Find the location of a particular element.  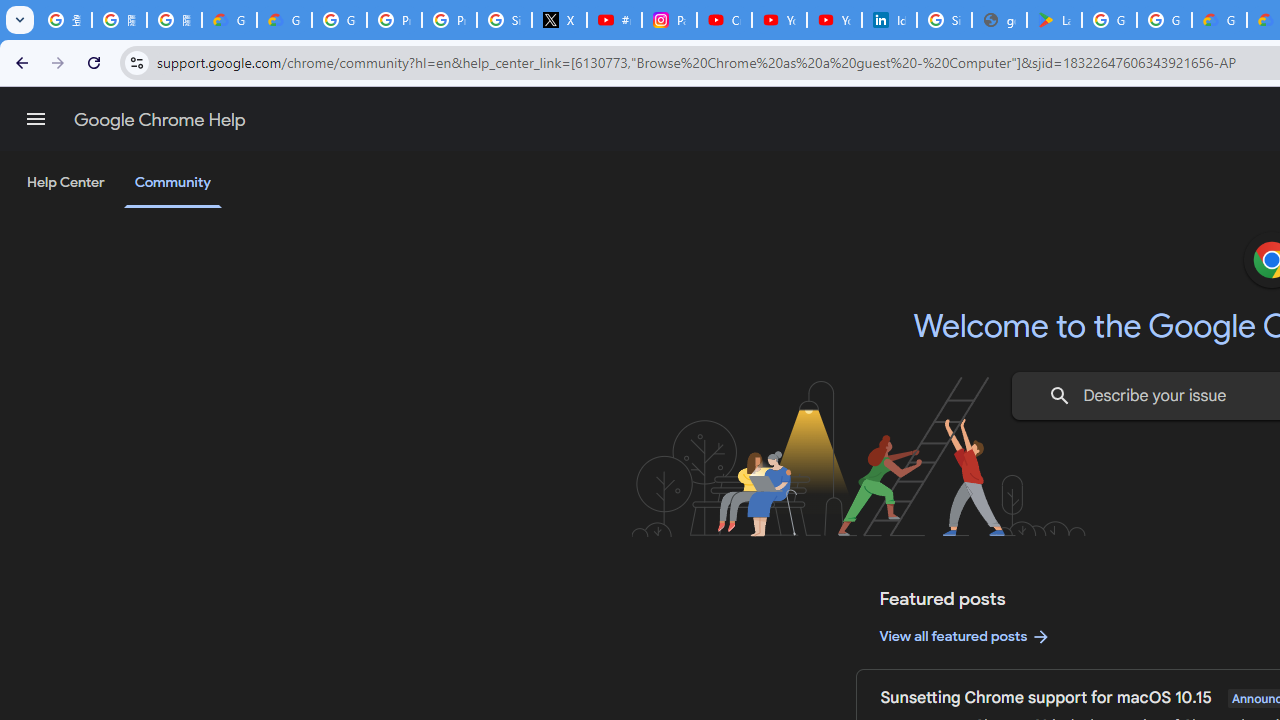

'Main menu' is located at coordinates (35, 119).